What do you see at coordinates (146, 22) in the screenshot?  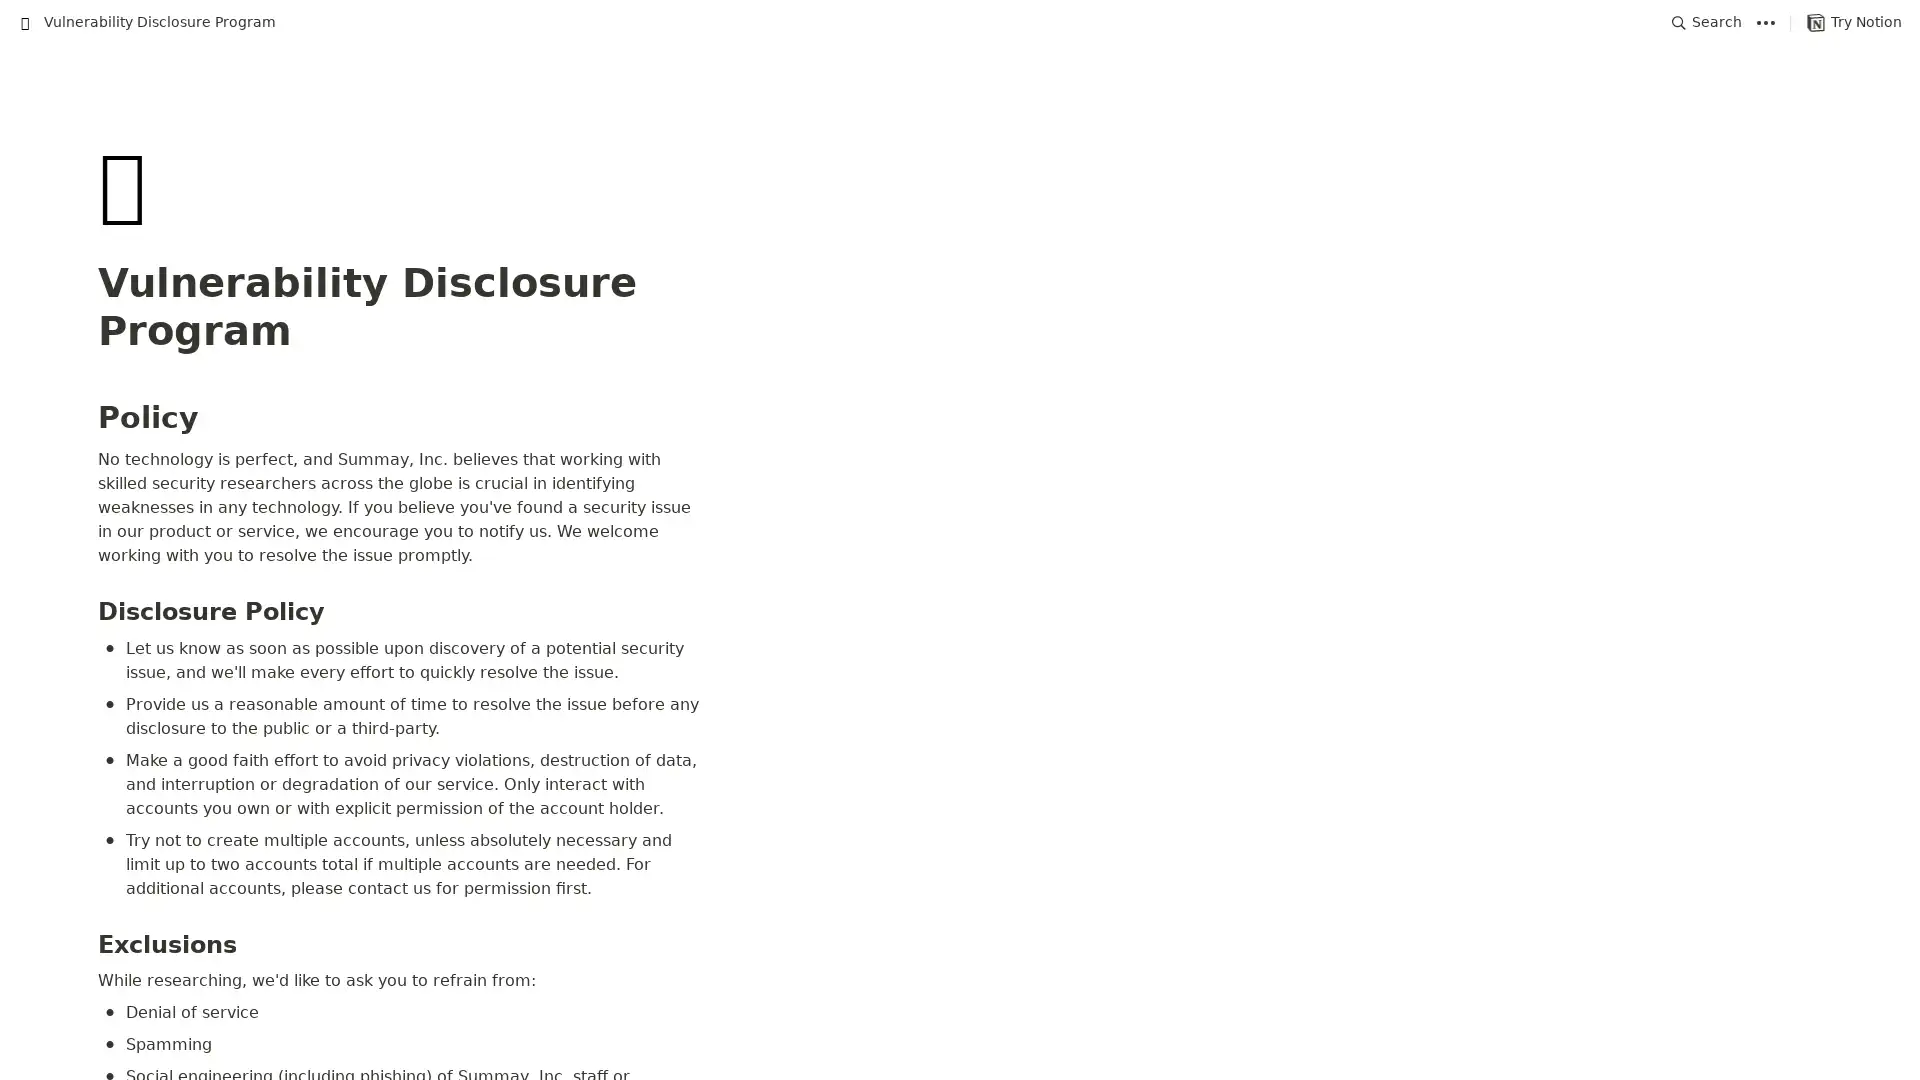 I see `Vulnerability Disclosure Program` at bounding box center [146, 22].